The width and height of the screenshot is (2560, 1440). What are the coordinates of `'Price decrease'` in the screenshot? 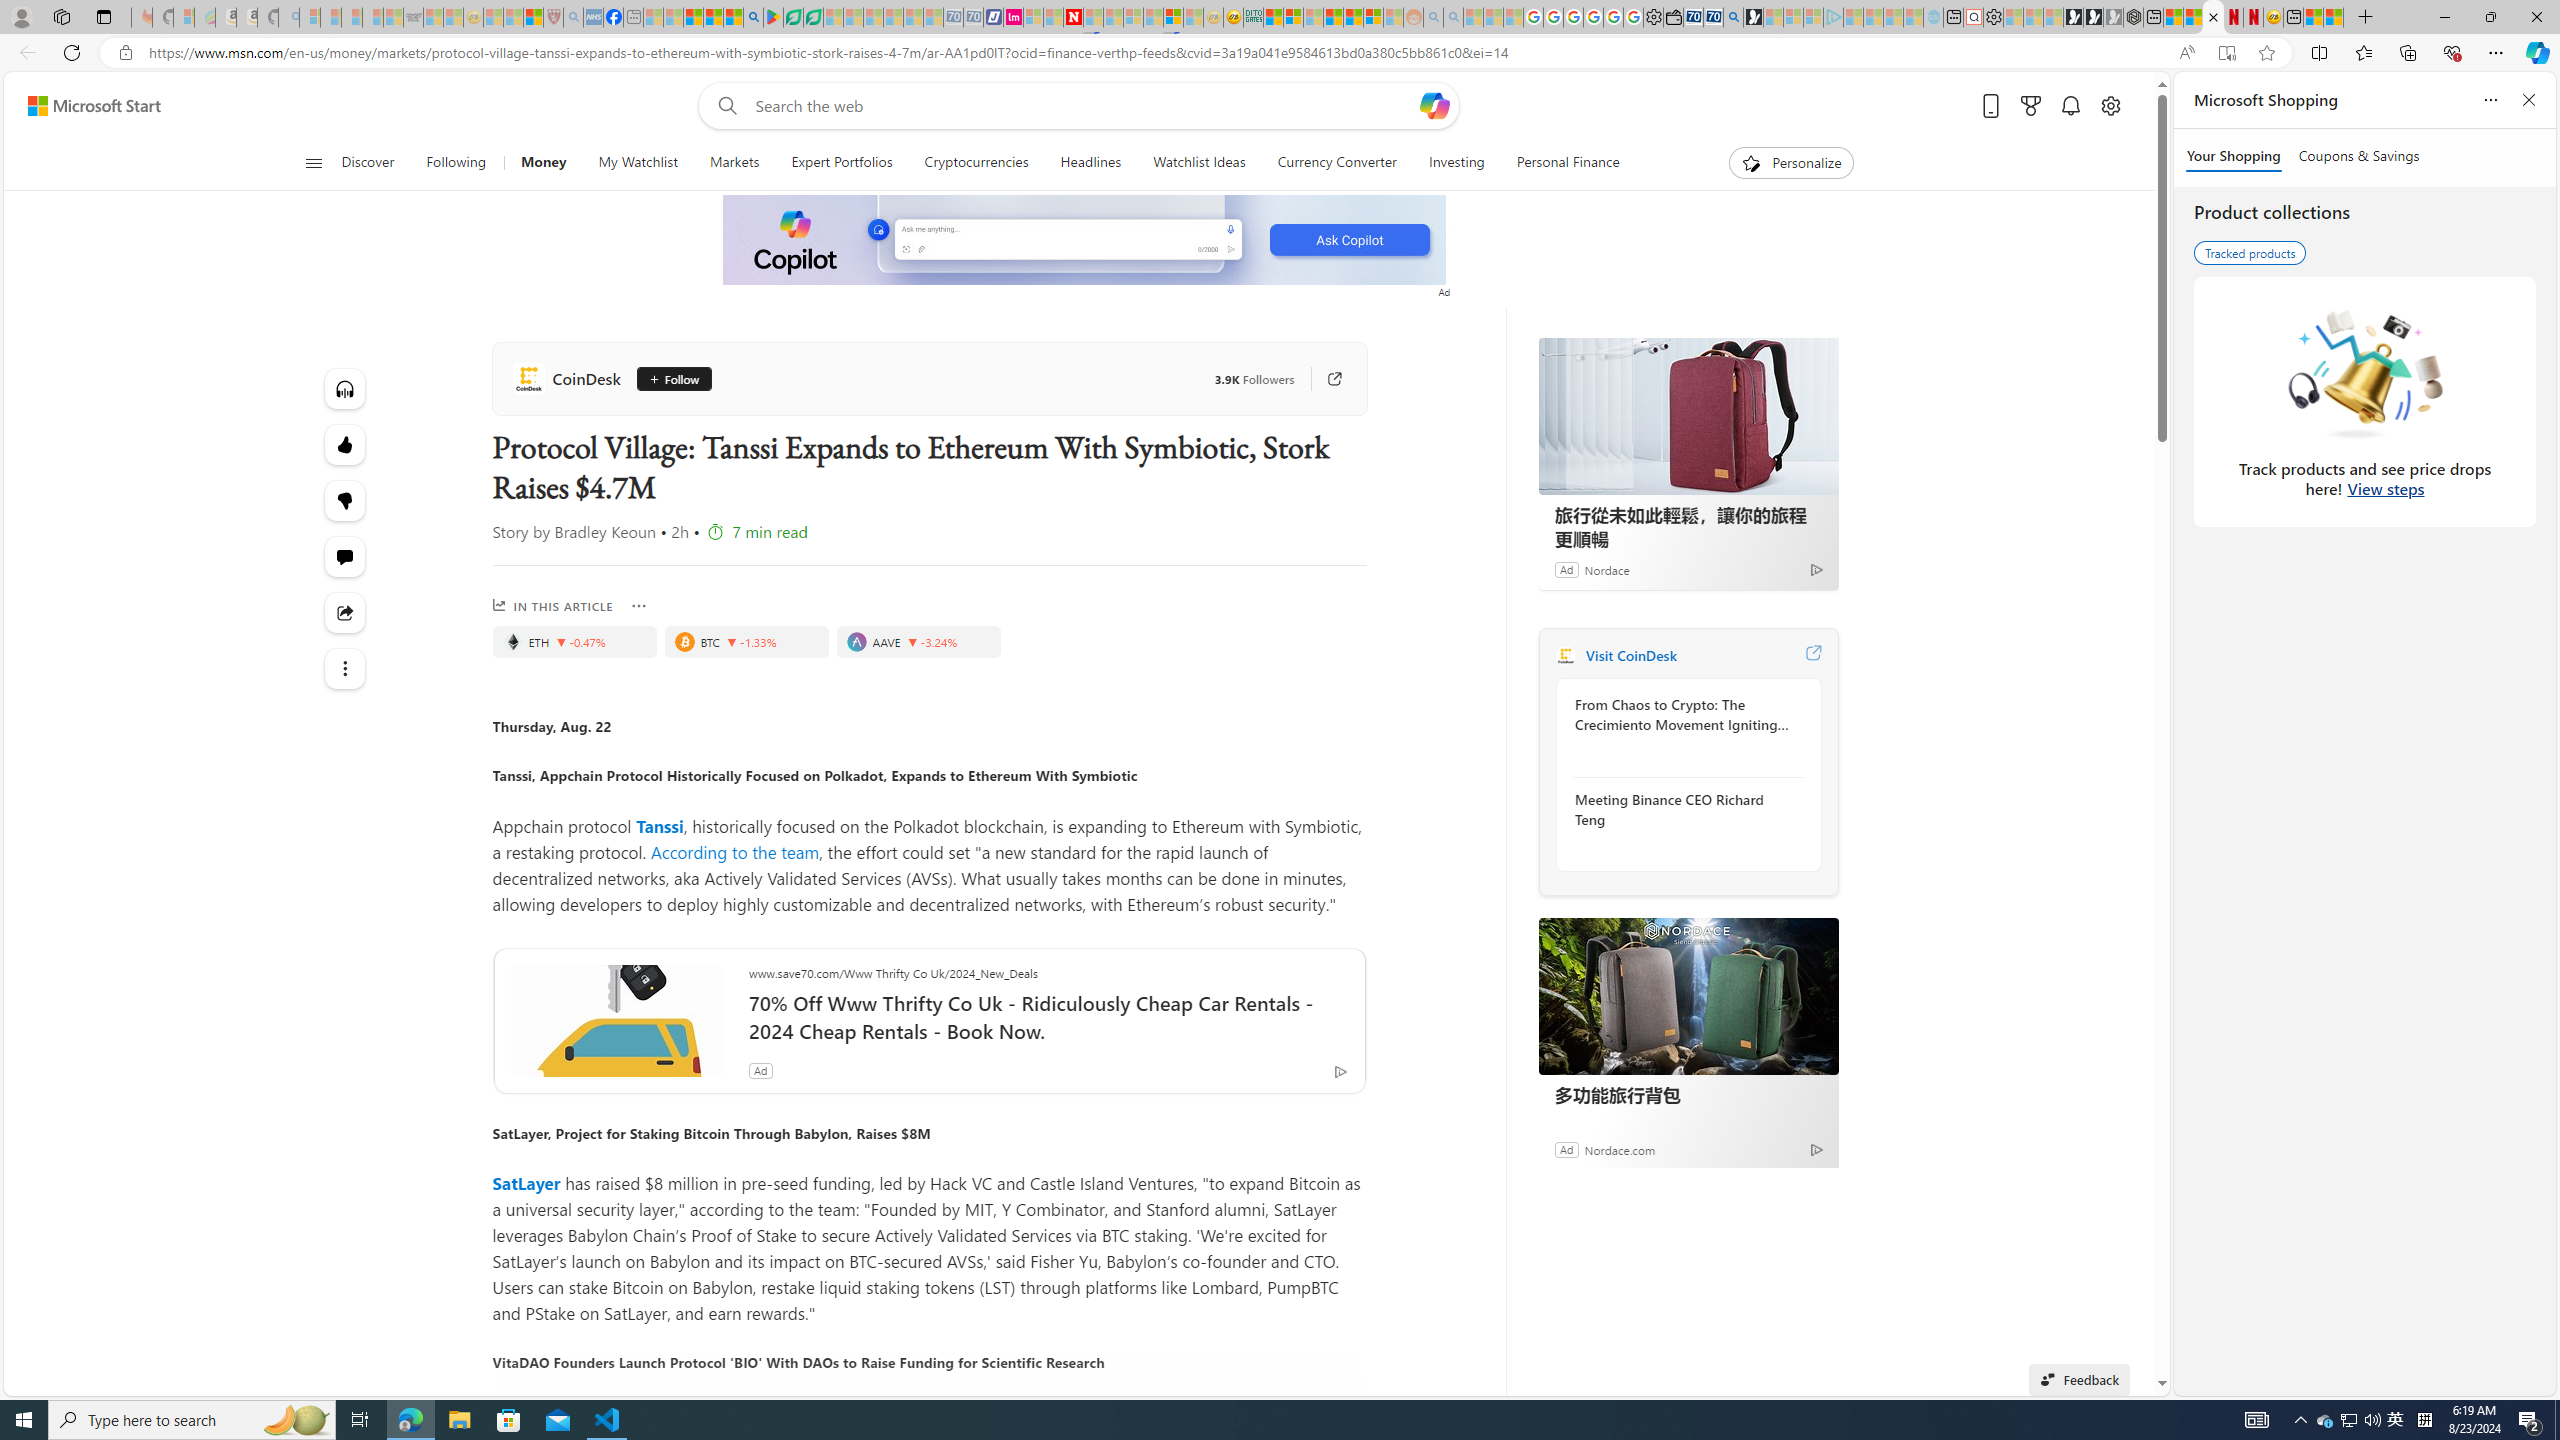 It's located at (912, 640).